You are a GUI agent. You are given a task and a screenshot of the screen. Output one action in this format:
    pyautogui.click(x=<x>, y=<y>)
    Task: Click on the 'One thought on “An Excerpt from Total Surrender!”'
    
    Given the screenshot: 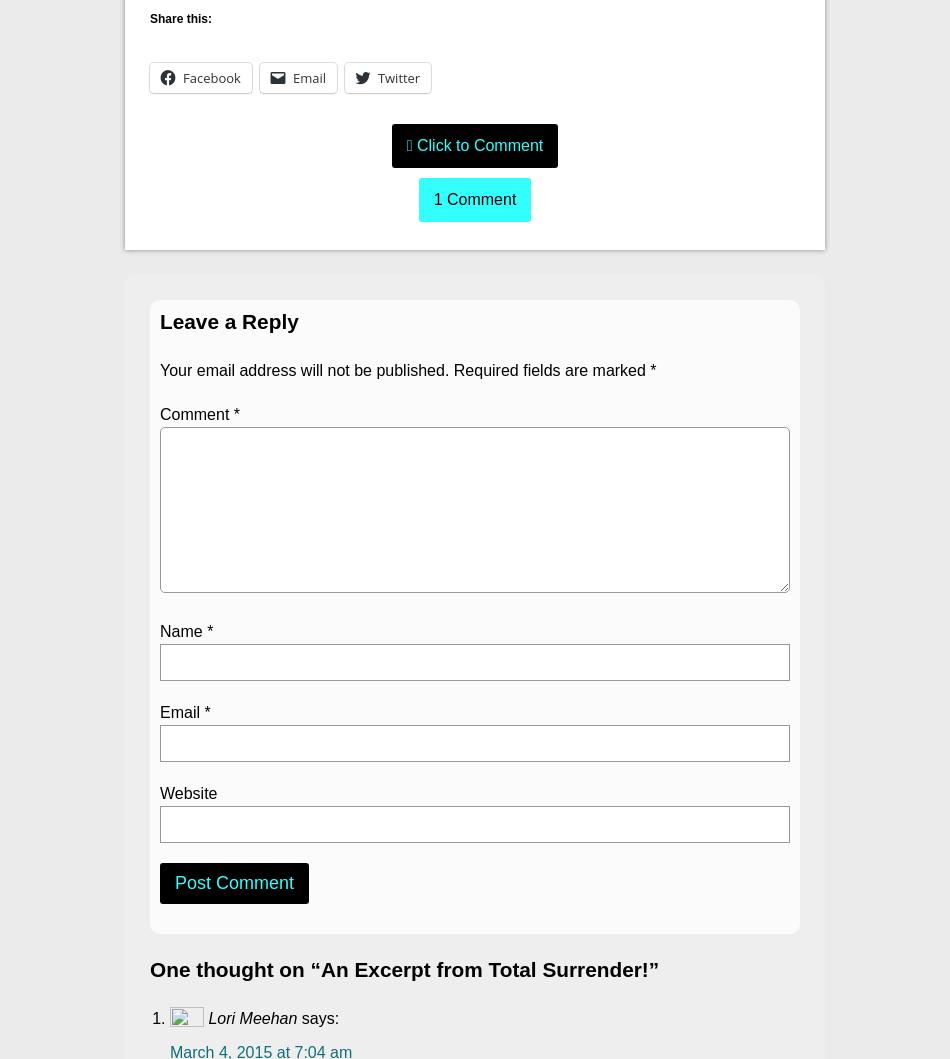 What is the action you would take?
    pyautogui.click(x=403, y=968)
    